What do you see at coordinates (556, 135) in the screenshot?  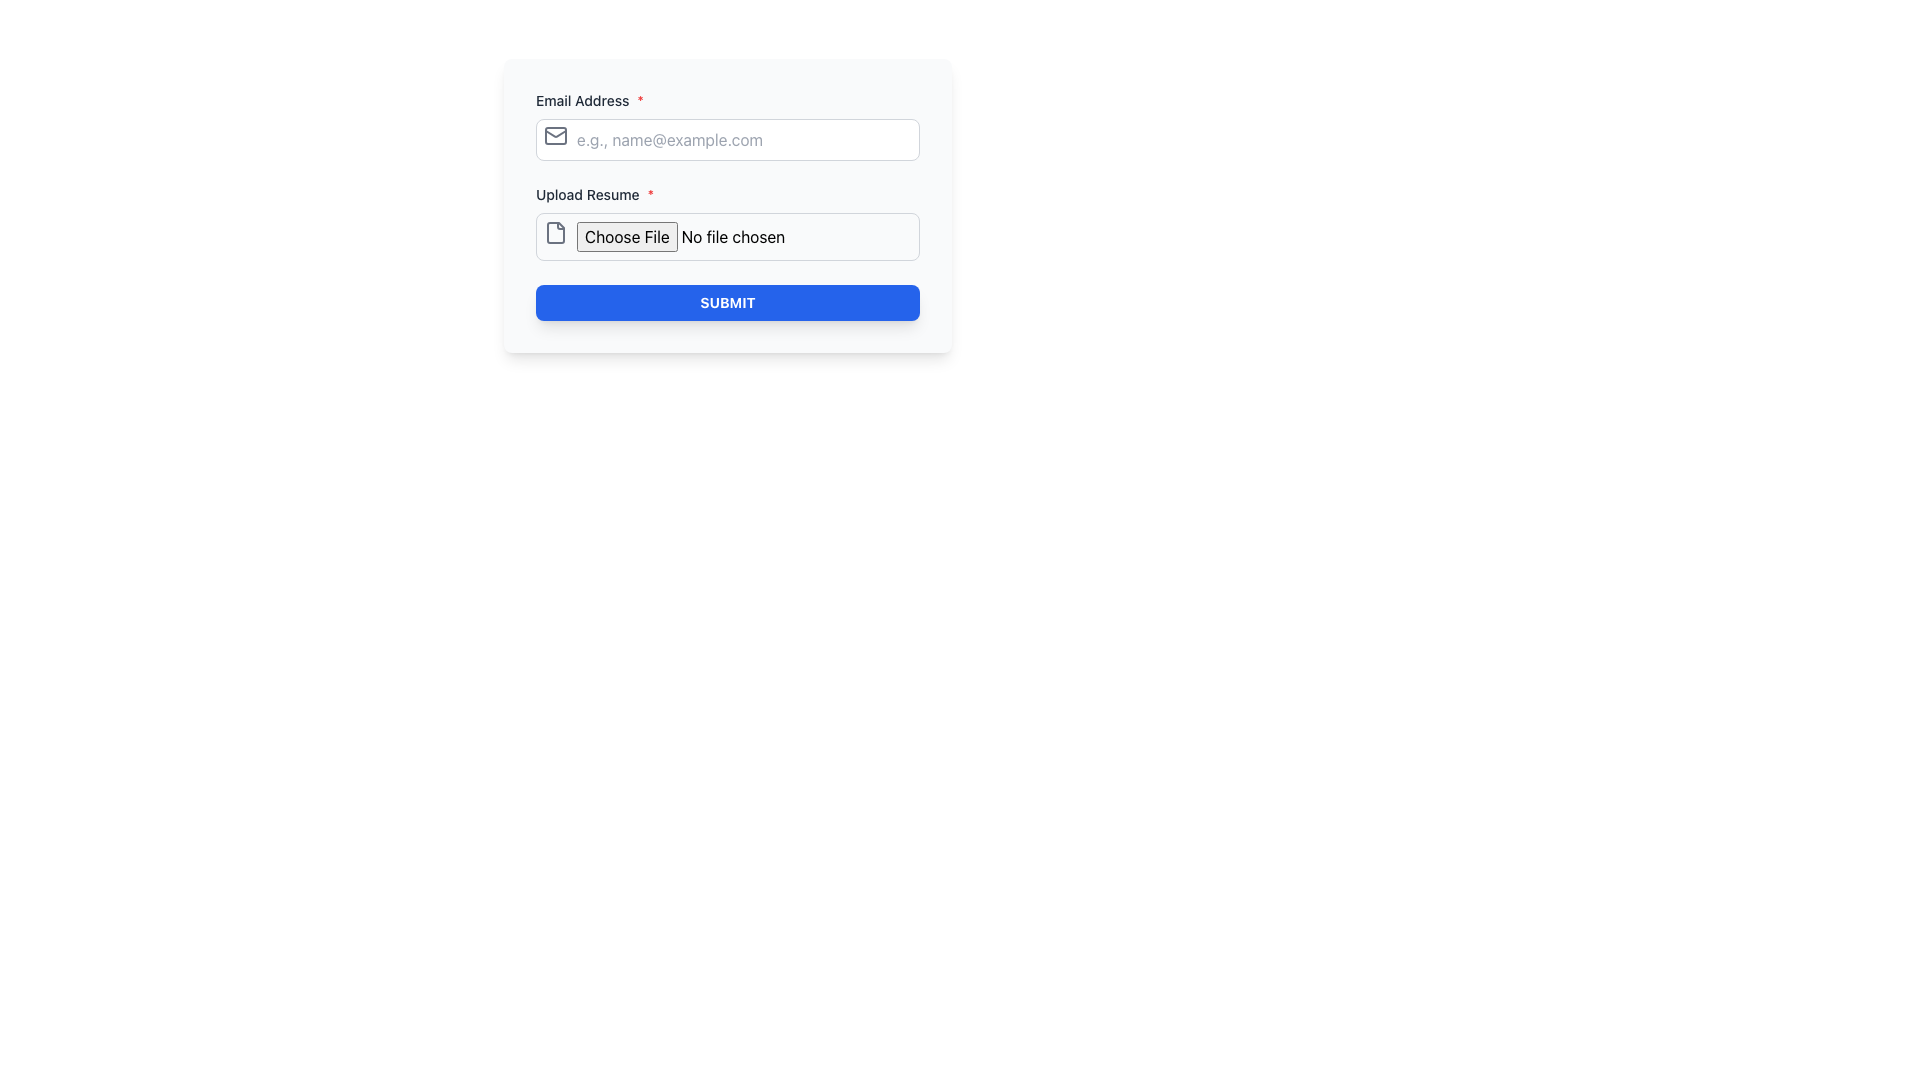 I see `the email input field icon, which is a static decorative element positioned to the far left of the email input field in the form` at bounding box center [556, 135].